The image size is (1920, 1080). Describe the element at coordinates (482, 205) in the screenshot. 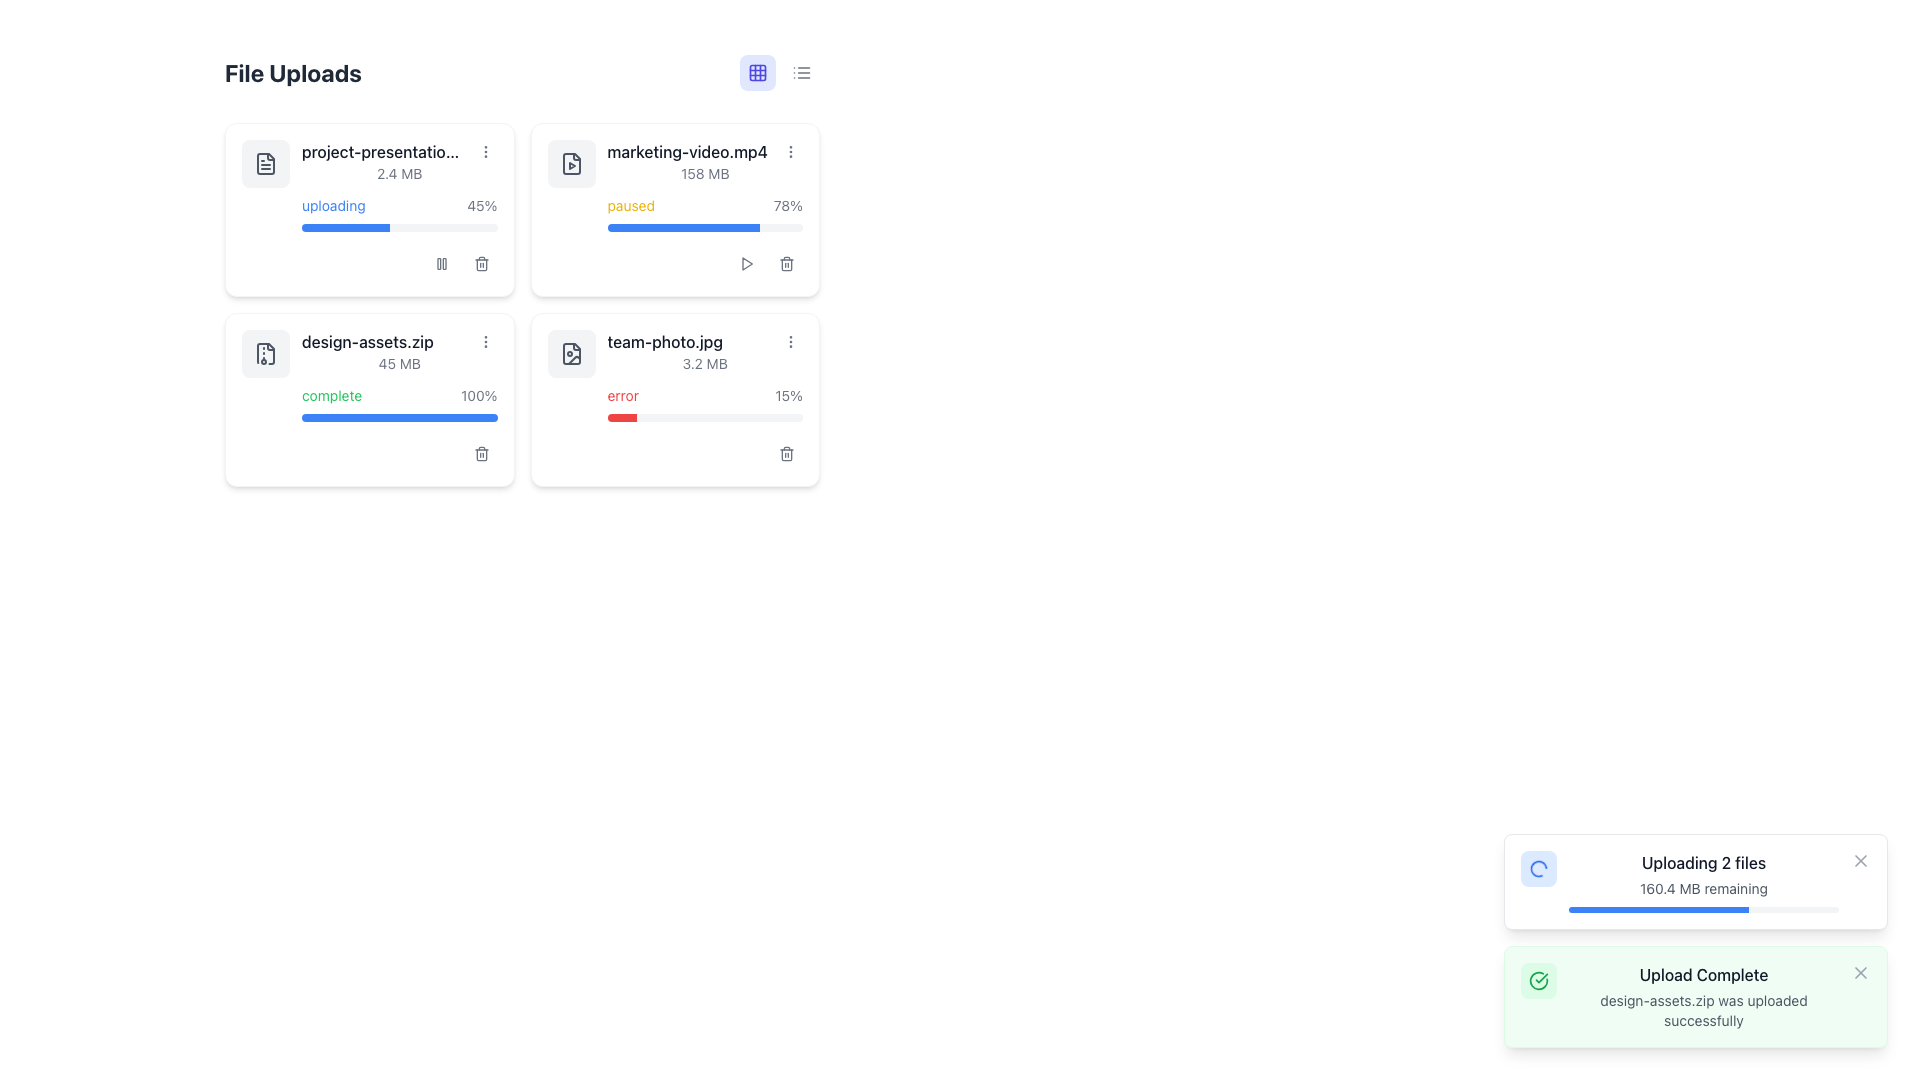

I see `the text display that indicates the upload progress percentage, located next to the 'uploading' text in the upload process card` at that location.